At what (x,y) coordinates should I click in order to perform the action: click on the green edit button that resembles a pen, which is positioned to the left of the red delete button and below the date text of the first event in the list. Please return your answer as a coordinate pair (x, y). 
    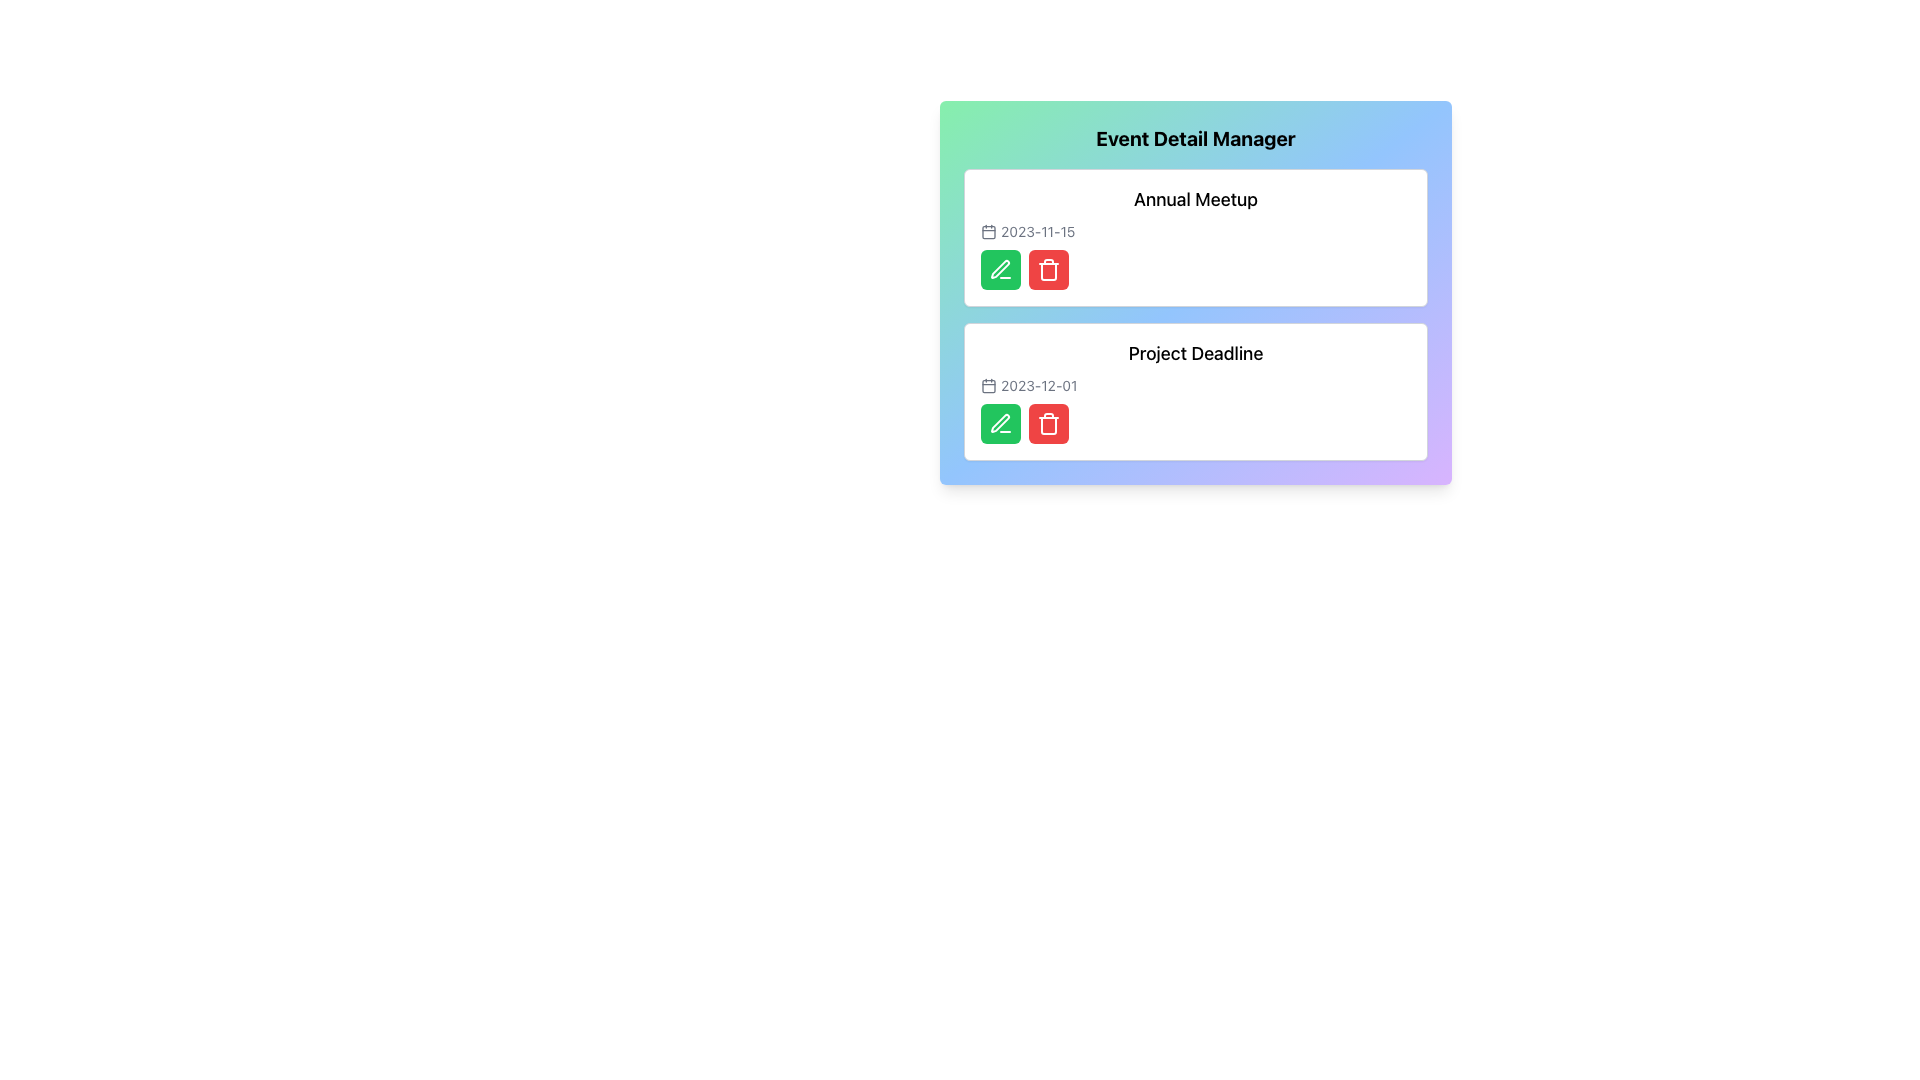
    Looking at the image, I should click on (1000, 268).